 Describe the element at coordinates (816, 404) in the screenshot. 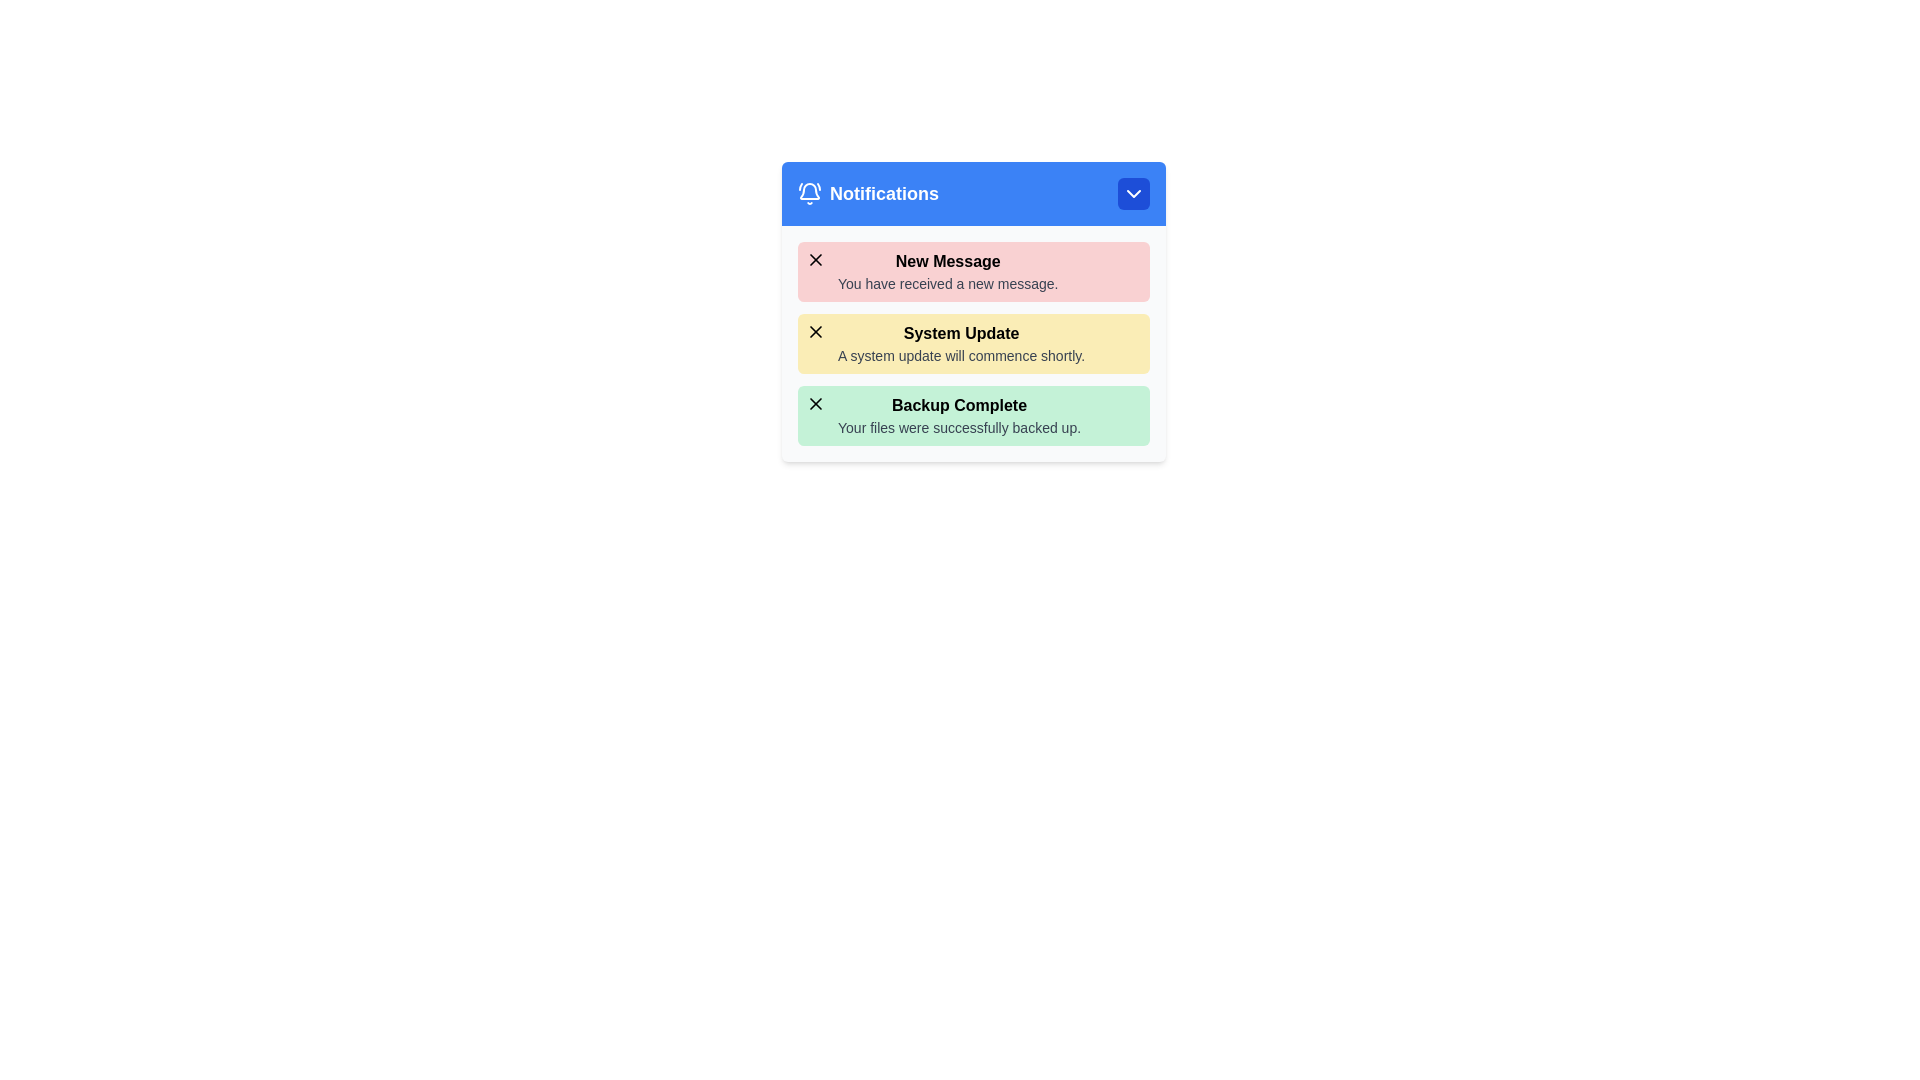

I see `the third 'X' icon in the green 'Backup Complete' notification card` at that location.